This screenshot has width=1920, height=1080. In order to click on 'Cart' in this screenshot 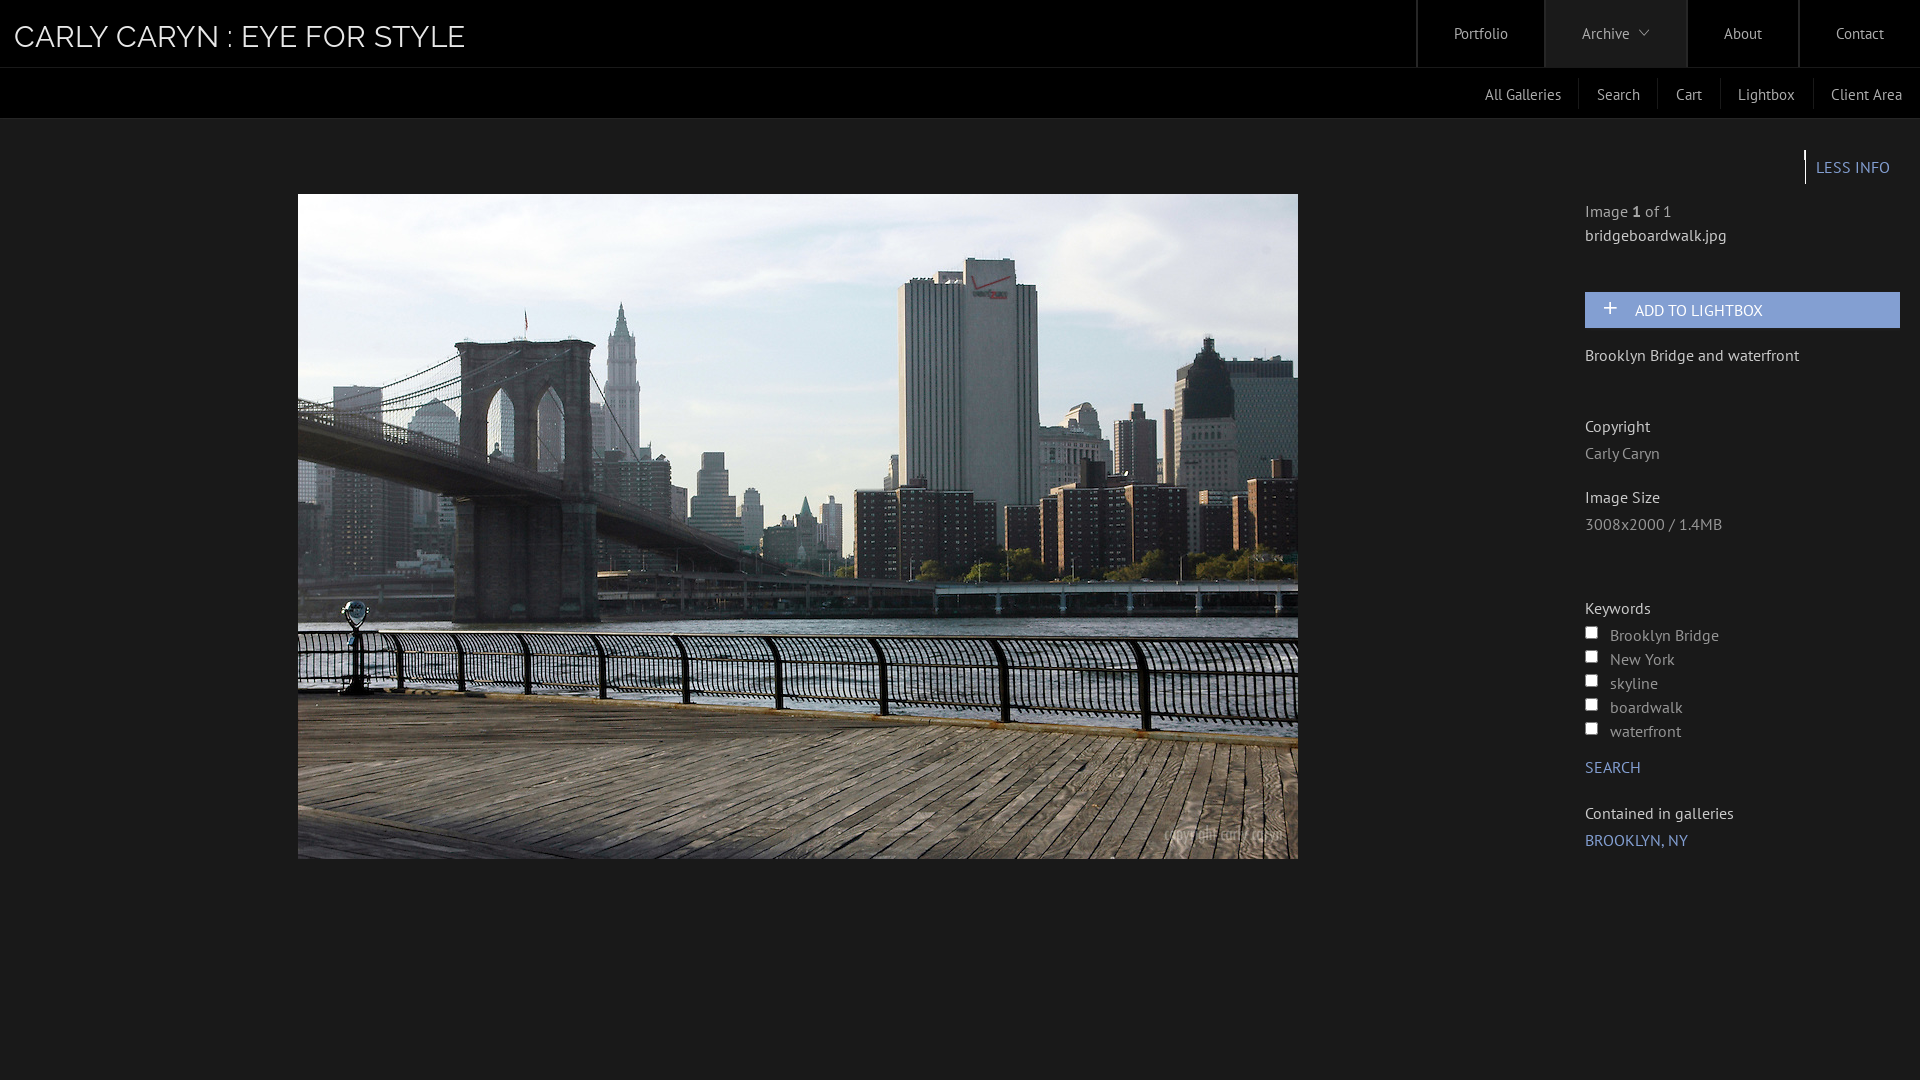, I will do `click(1657, 93)`.